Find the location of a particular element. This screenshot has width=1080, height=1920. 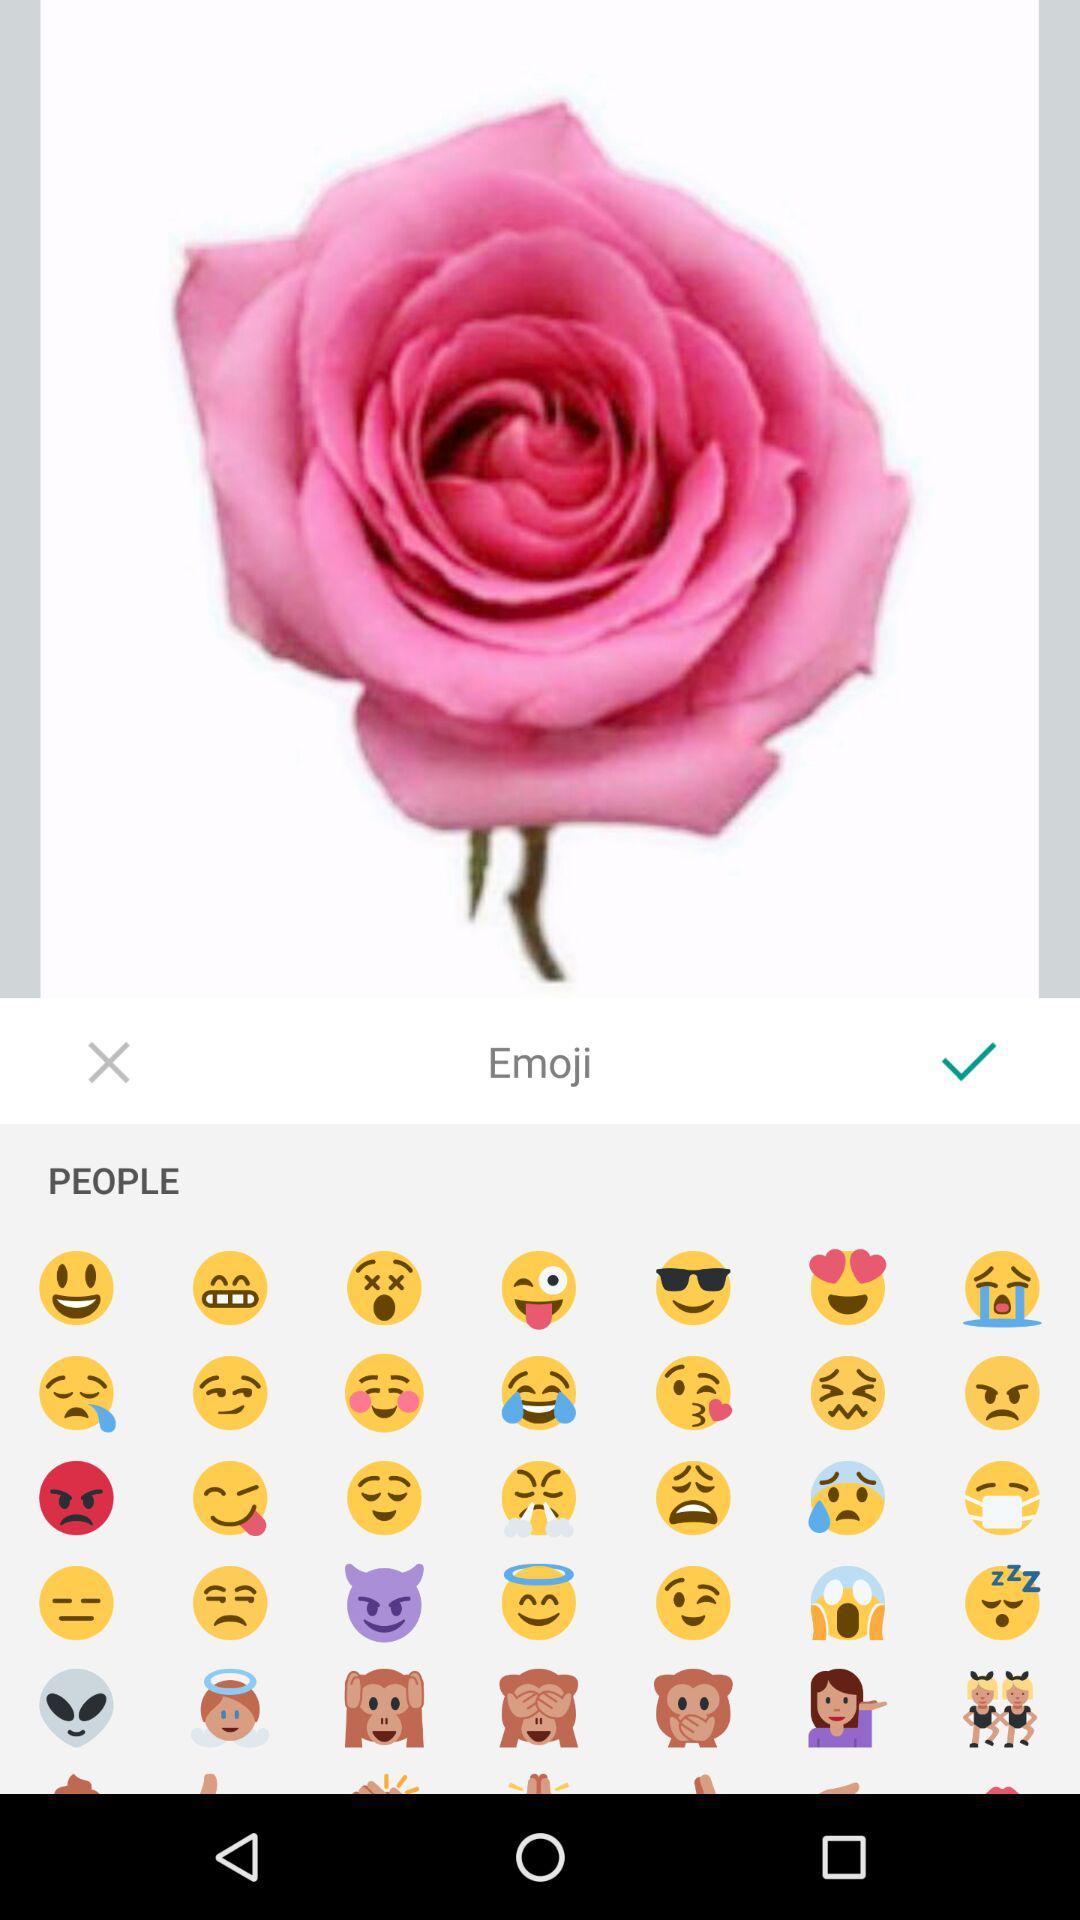

alien emoticon is located at coordinates (75, 1707).